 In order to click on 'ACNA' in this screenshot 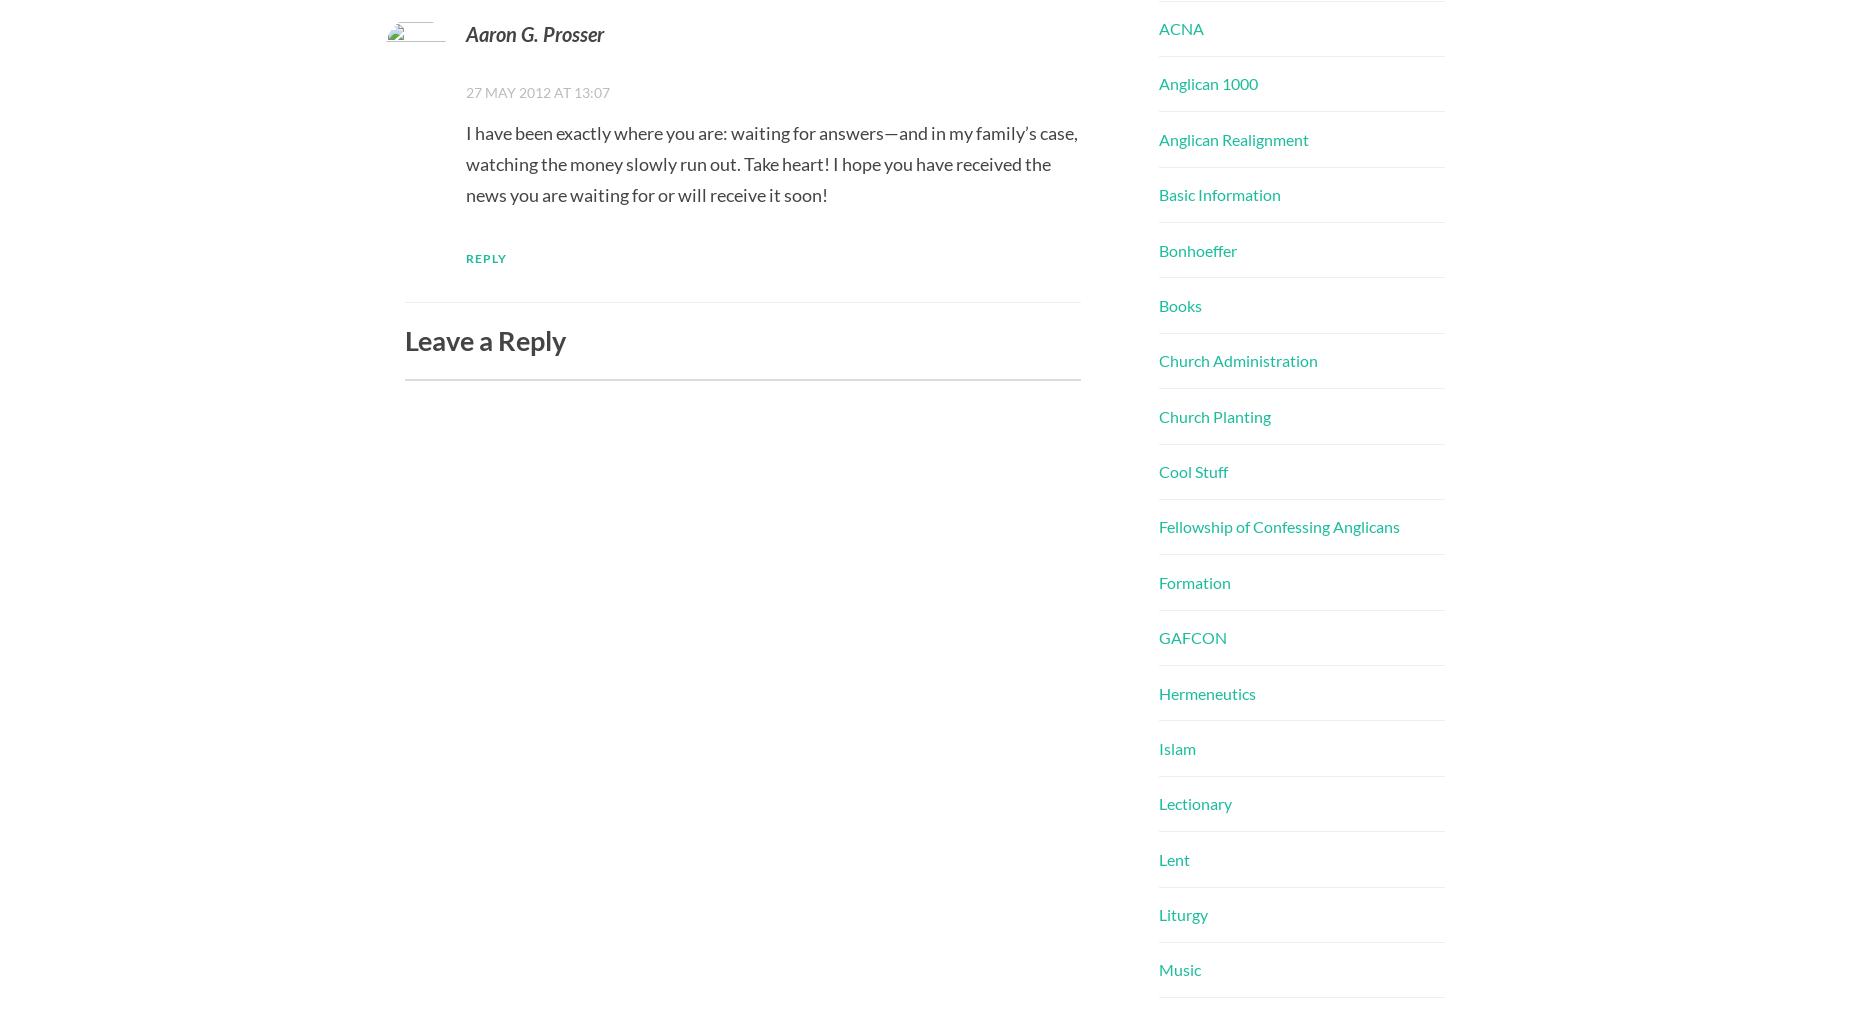, I will do `click(1158, 27)`.